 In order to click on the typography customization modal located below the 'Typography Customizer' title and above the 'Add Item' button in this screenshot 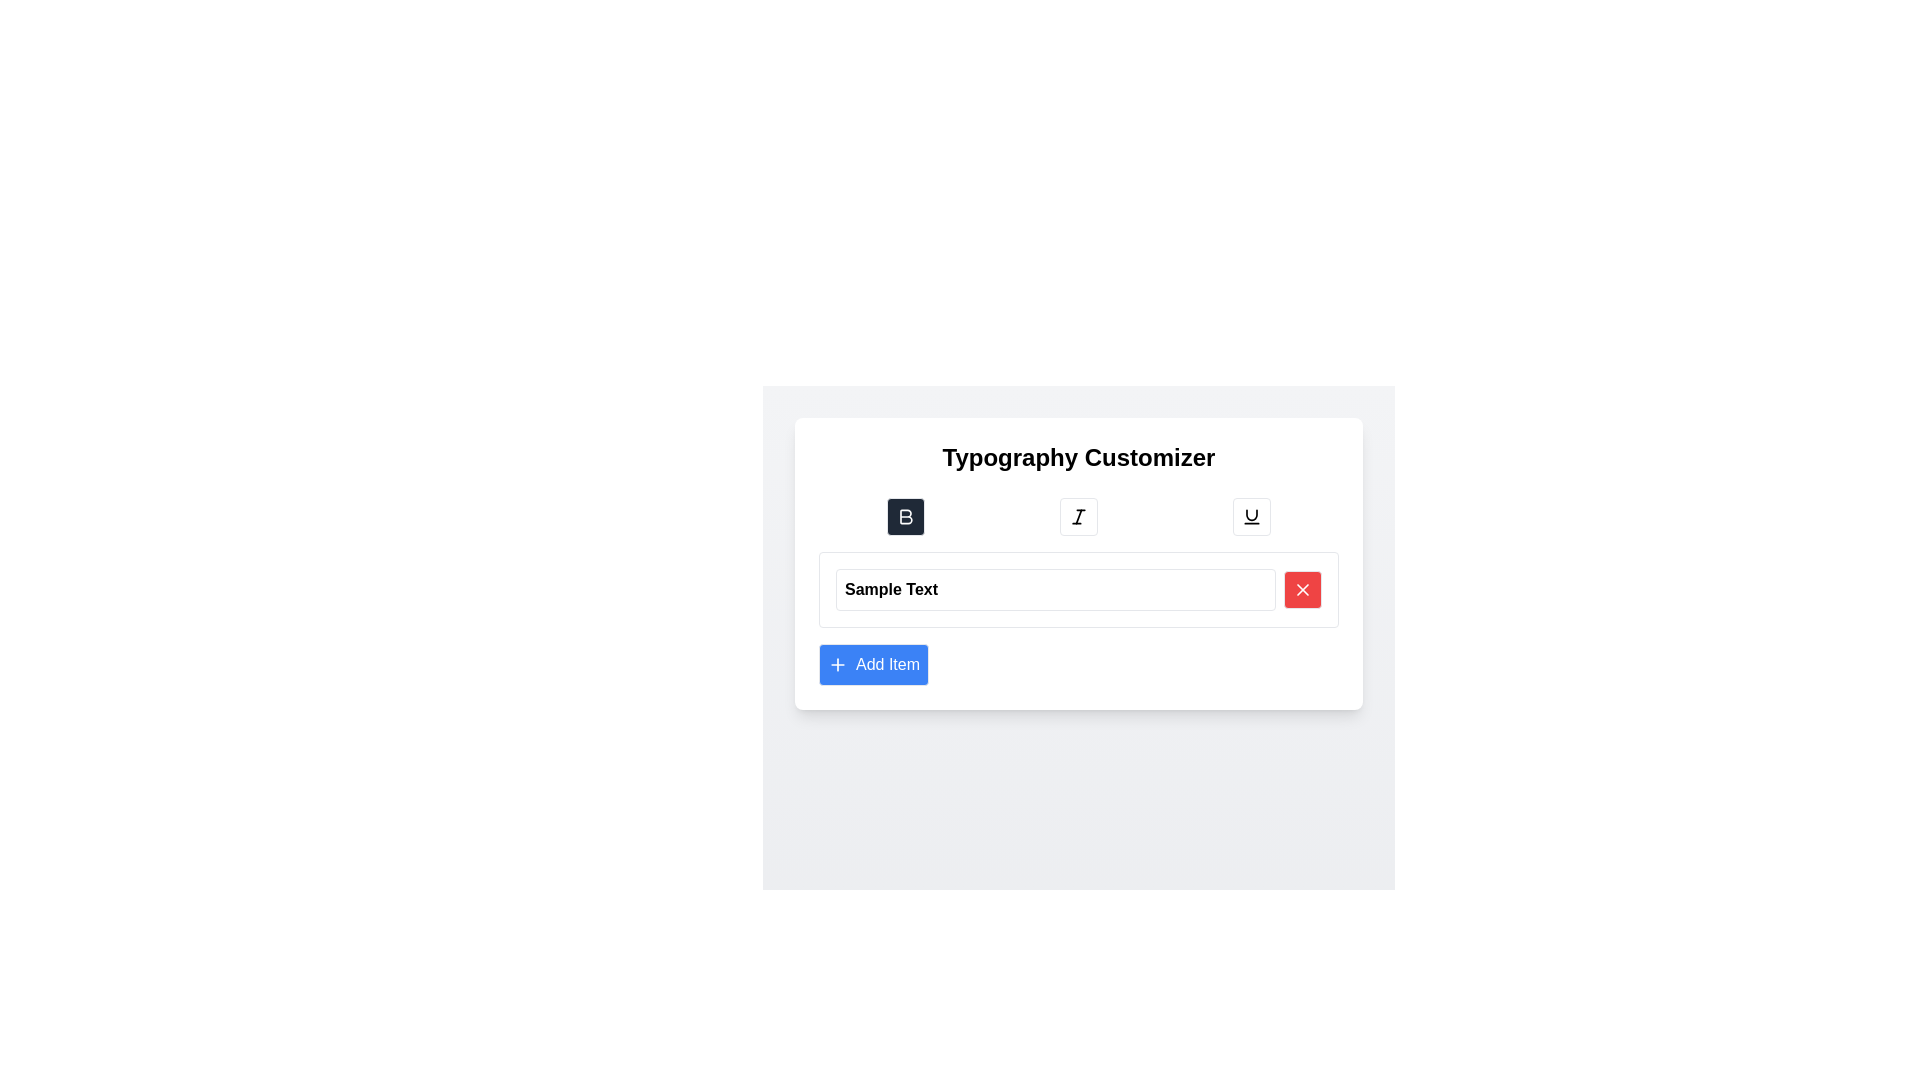, I will do `click(1078, 624)`.